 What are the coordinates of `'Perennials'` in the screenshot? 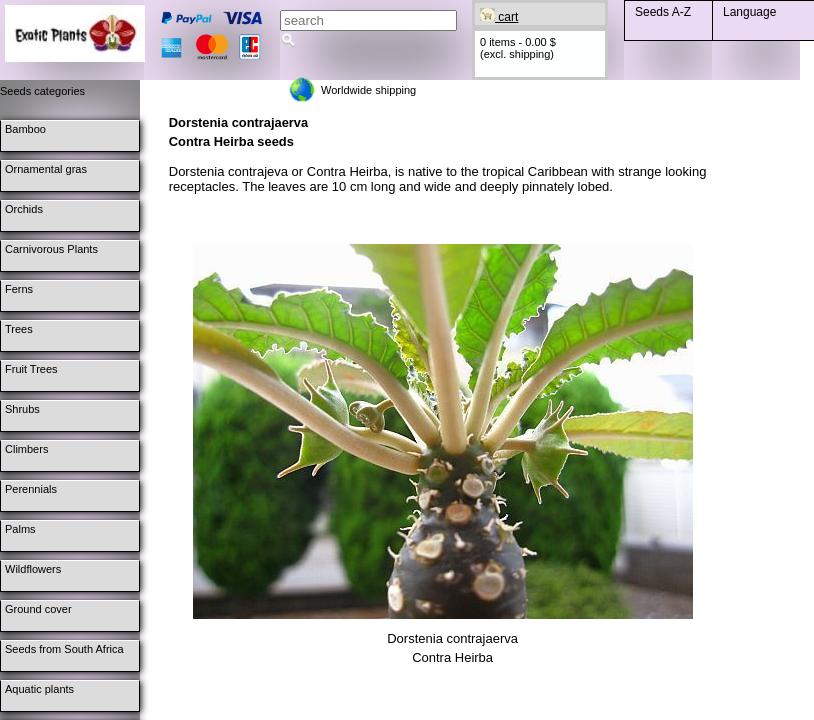 It's located at (3, 489).